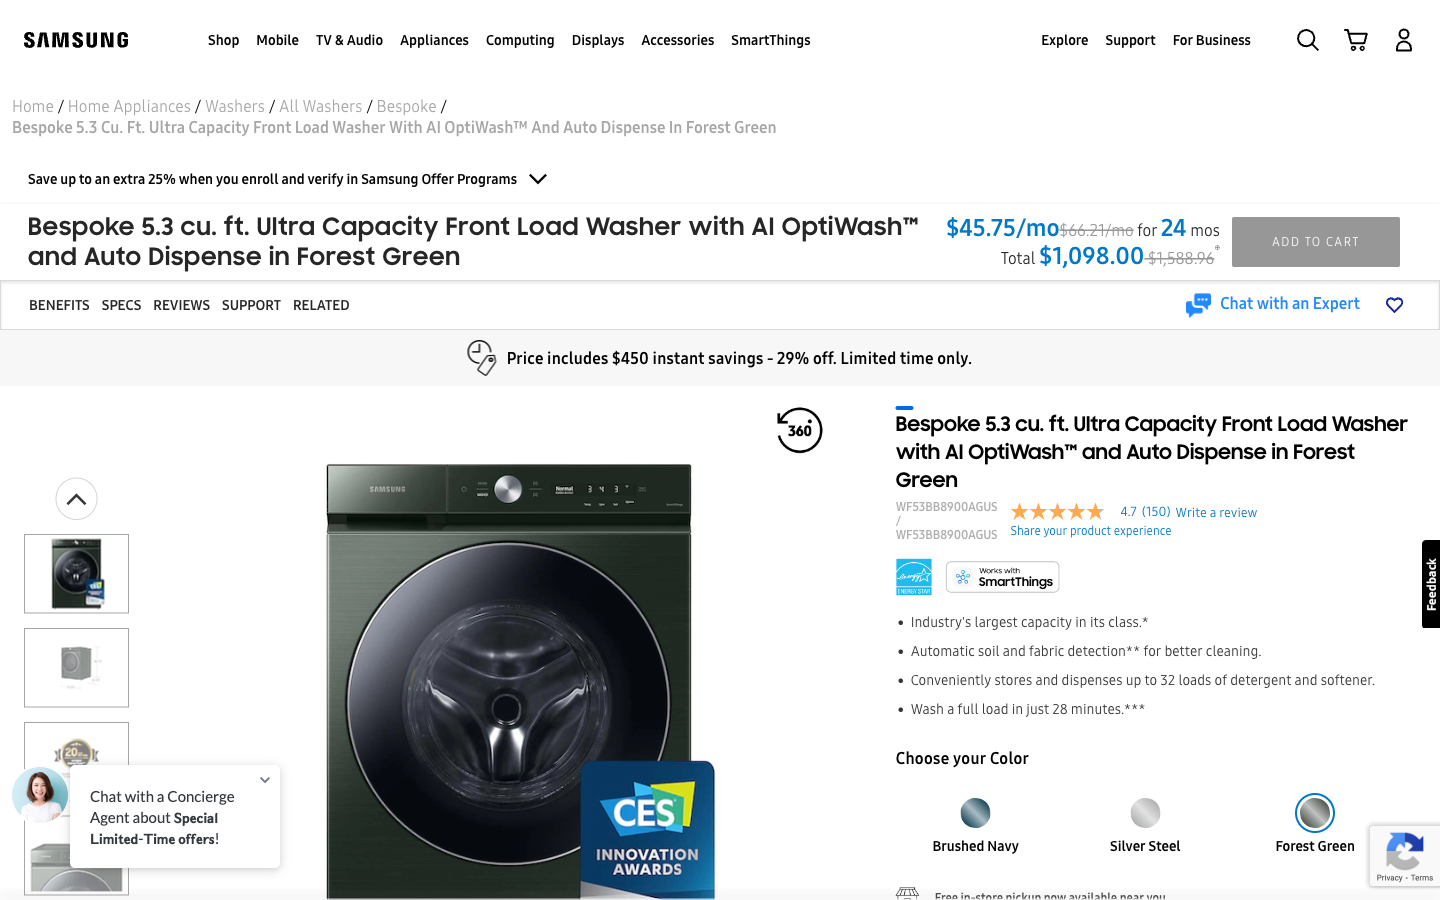  What do you see at coordinates (76, 497) in the screenshot?
I see `the top of image gallery and zoom in on the initial picture` at bounding box center [76, 497].